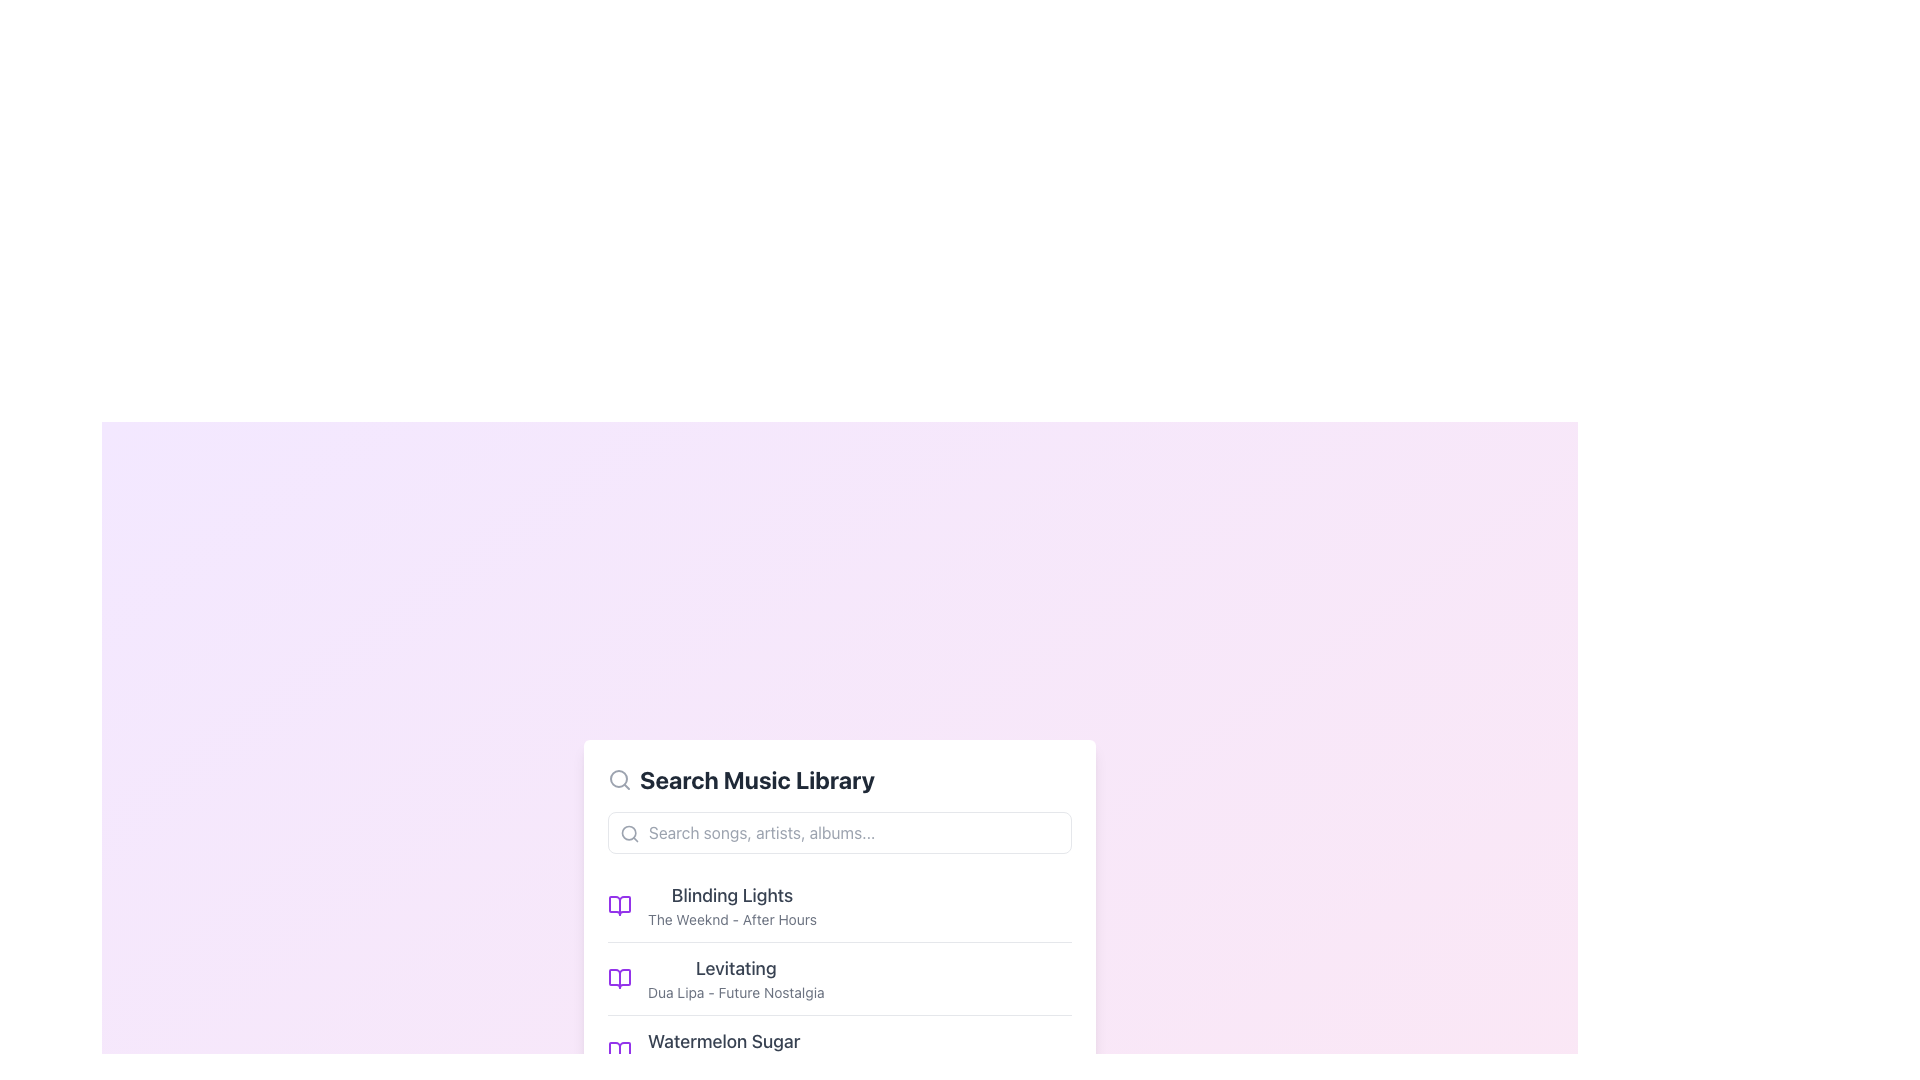 The height and width of the screenshot is (1080, 1920). I want to click on the search icon located at the top-left corner of the 'Search Music Library' section, immediately to the left of the bold title 'Search Music Library', so click(618, 778).